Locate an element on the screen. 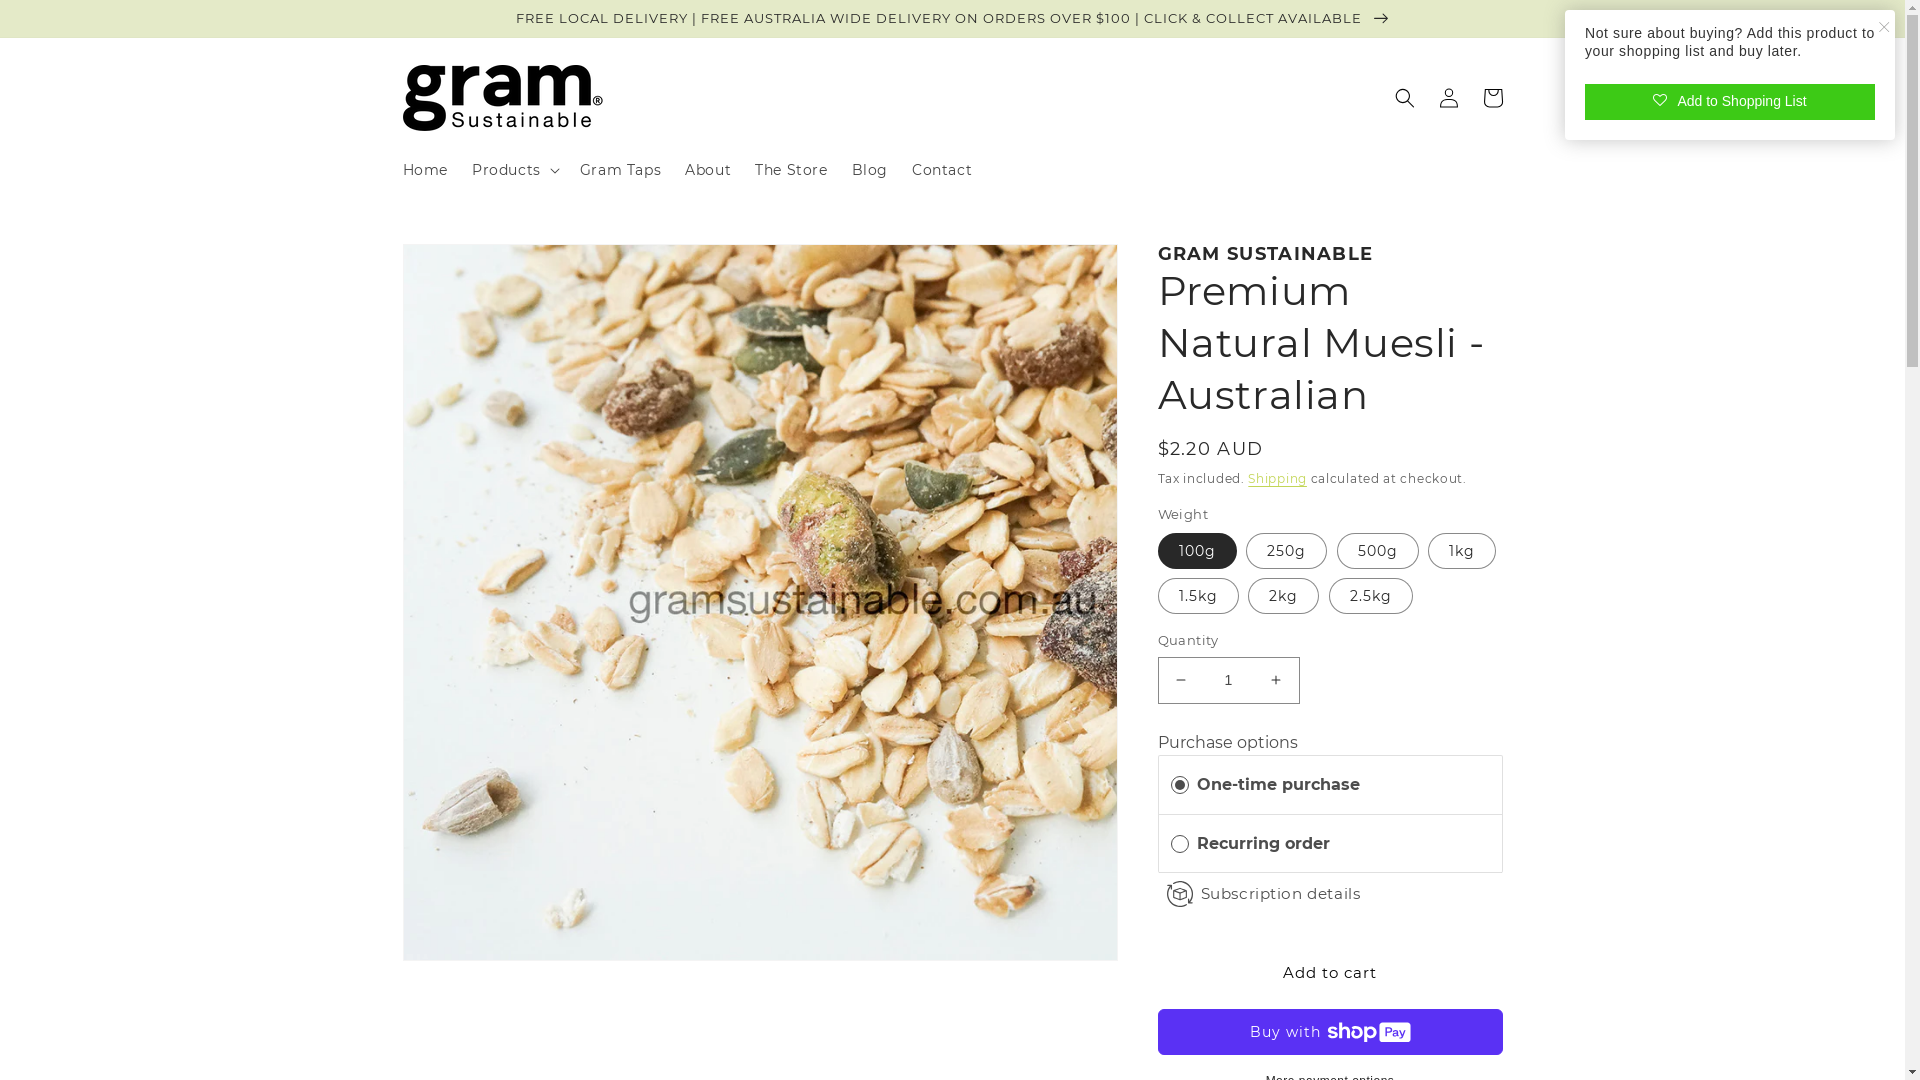 The width and height of the screenshot is (1920, 1080). 'Blog' is located at coordinates (869, 168).